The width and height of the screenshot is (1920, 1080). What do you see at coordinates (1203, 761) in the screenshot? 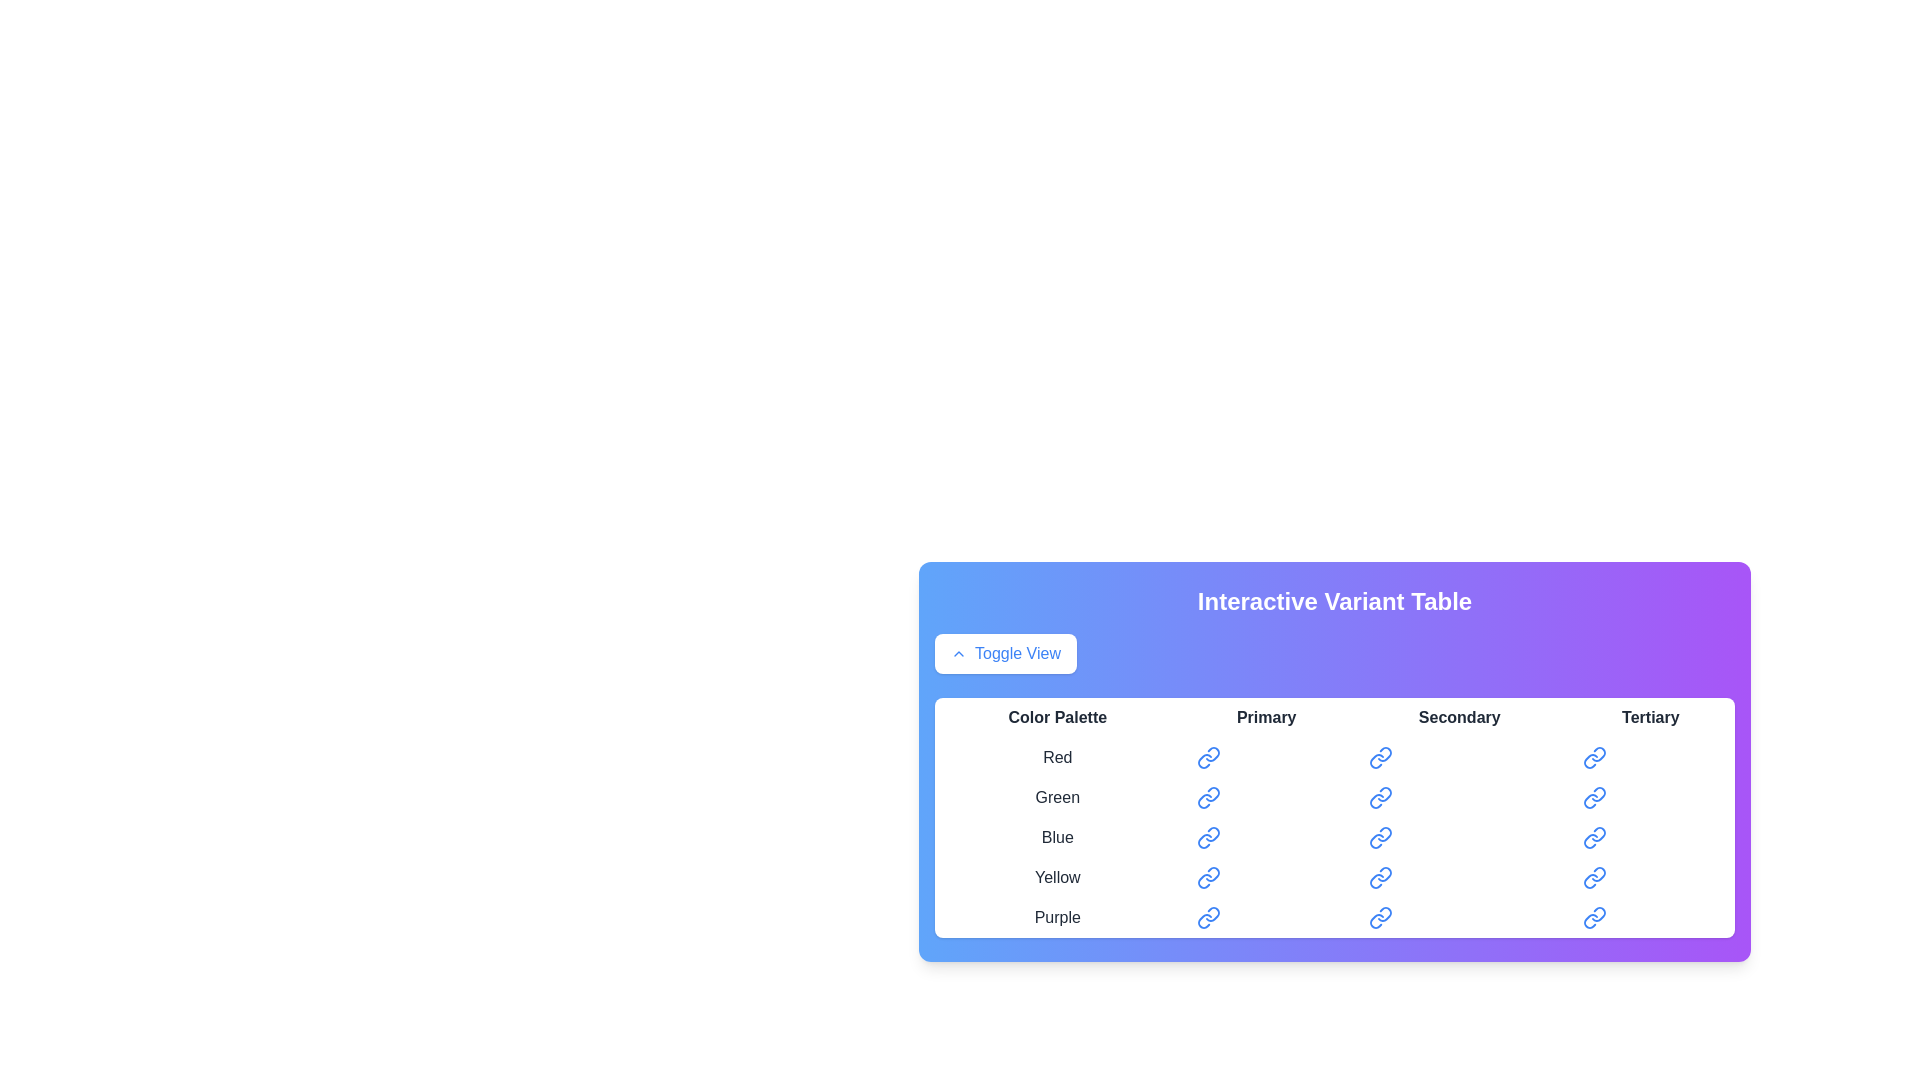
I see `the stylized chain link icon located in the 'Primary' column of the 'Red' row within the 'Interactive Variant Table'` at bounding box center [1203, 761].